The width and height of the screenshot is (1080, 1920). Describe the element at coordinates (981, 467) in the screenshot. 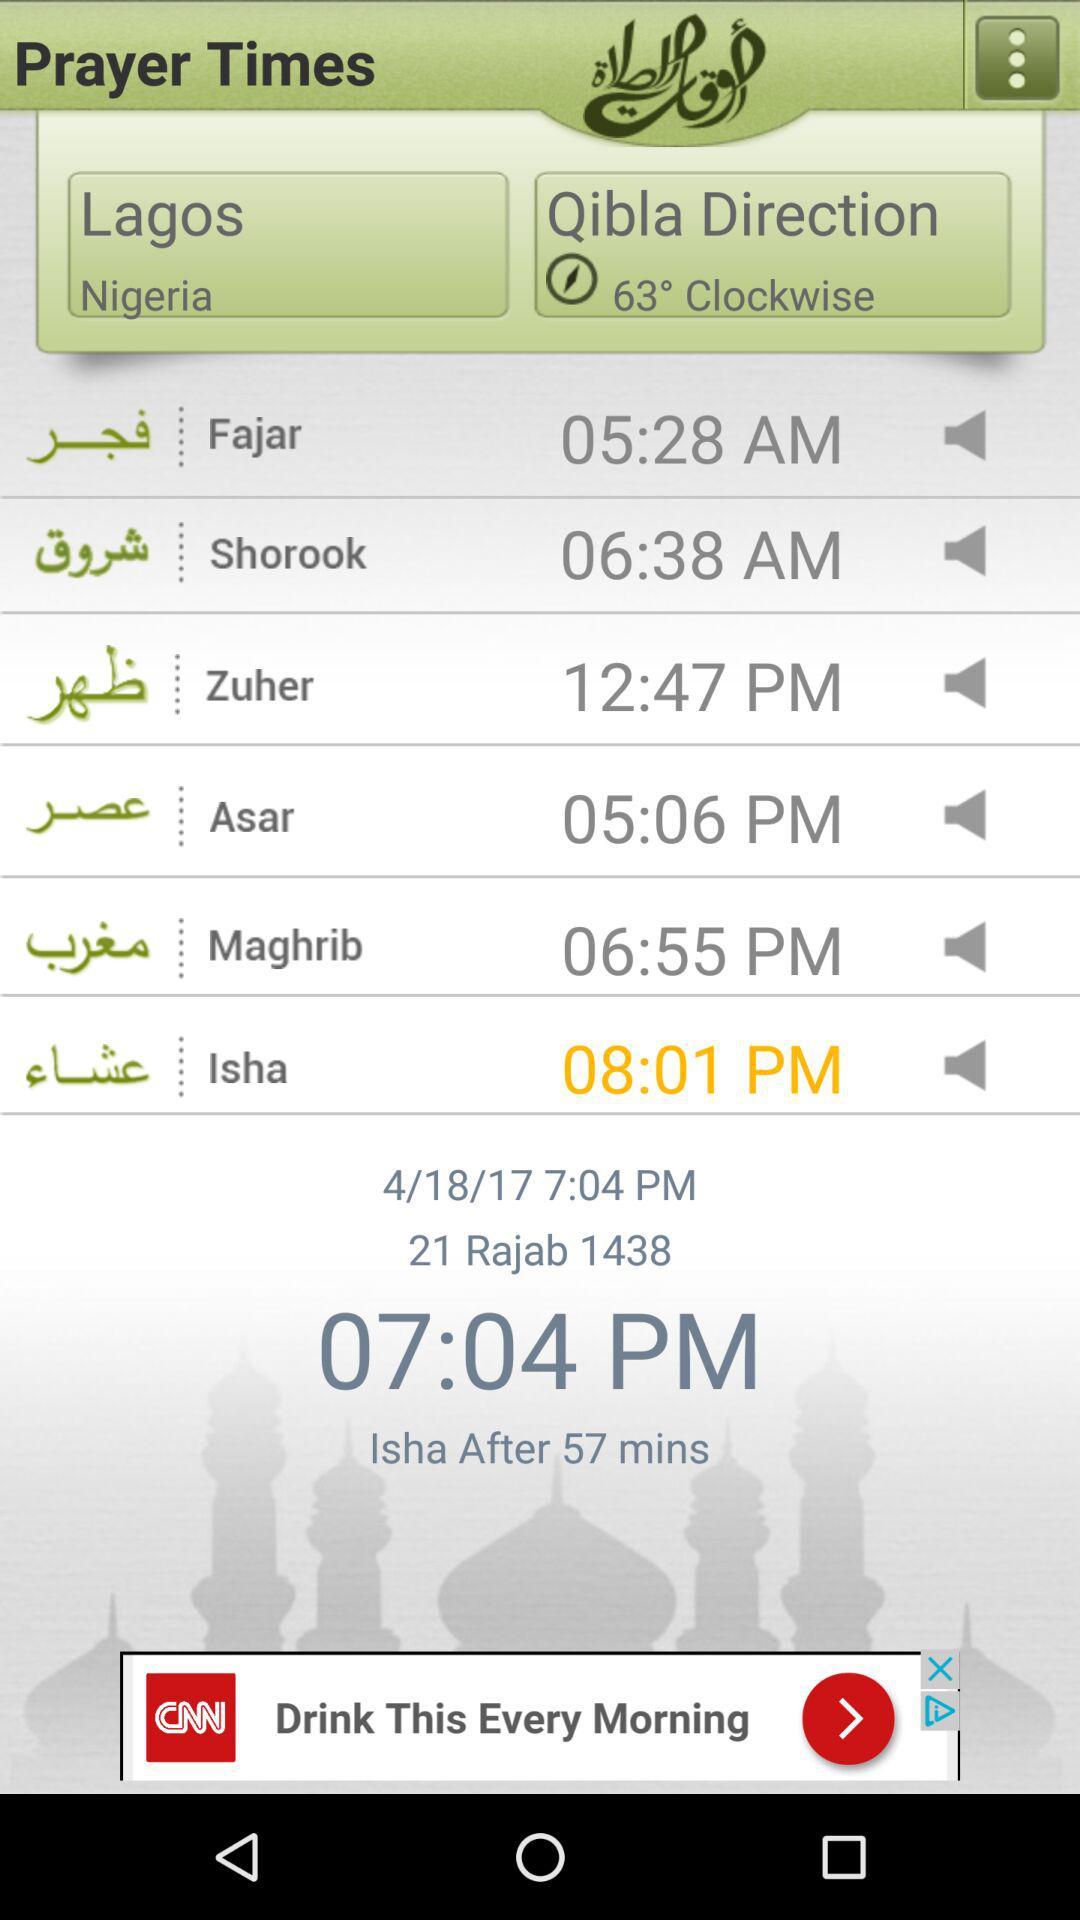

I see `the volume icon` at that location.